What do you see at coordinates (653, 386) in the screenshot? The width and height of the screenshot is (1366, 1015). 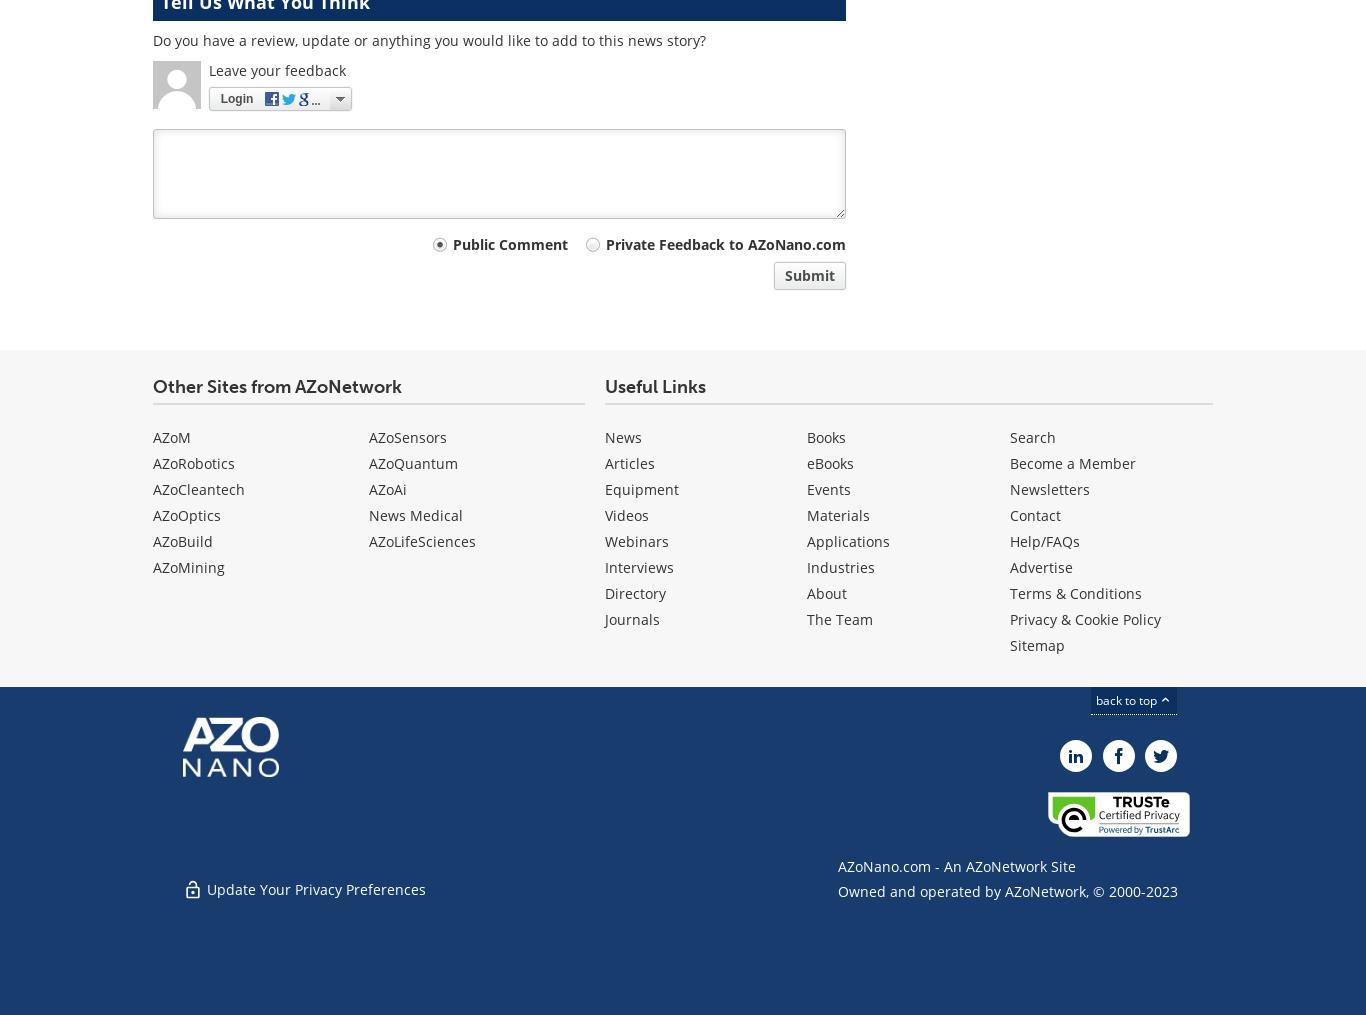 I see `'Useful Links'` at bounding box center [653, 386].